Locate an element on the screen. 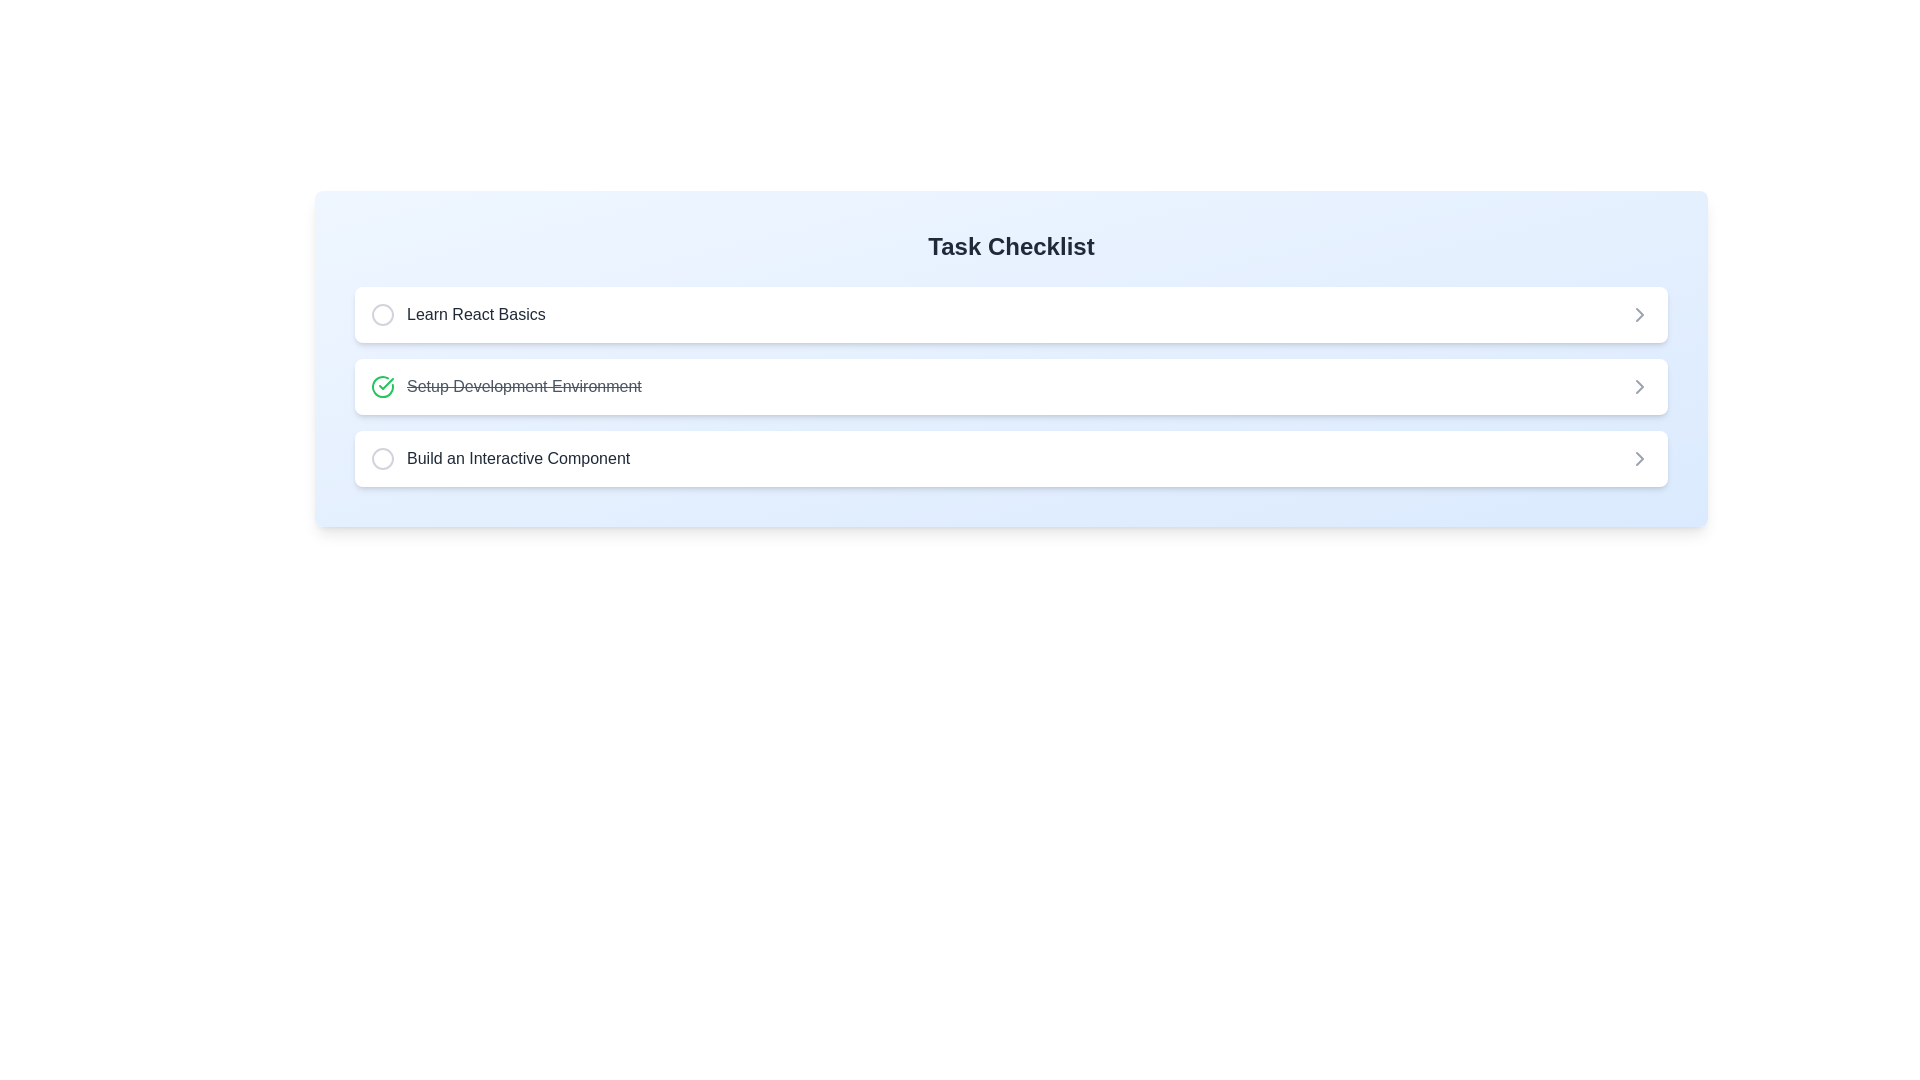  the 'chevron-right' arrow icon is located at coordinates (1640, 459).